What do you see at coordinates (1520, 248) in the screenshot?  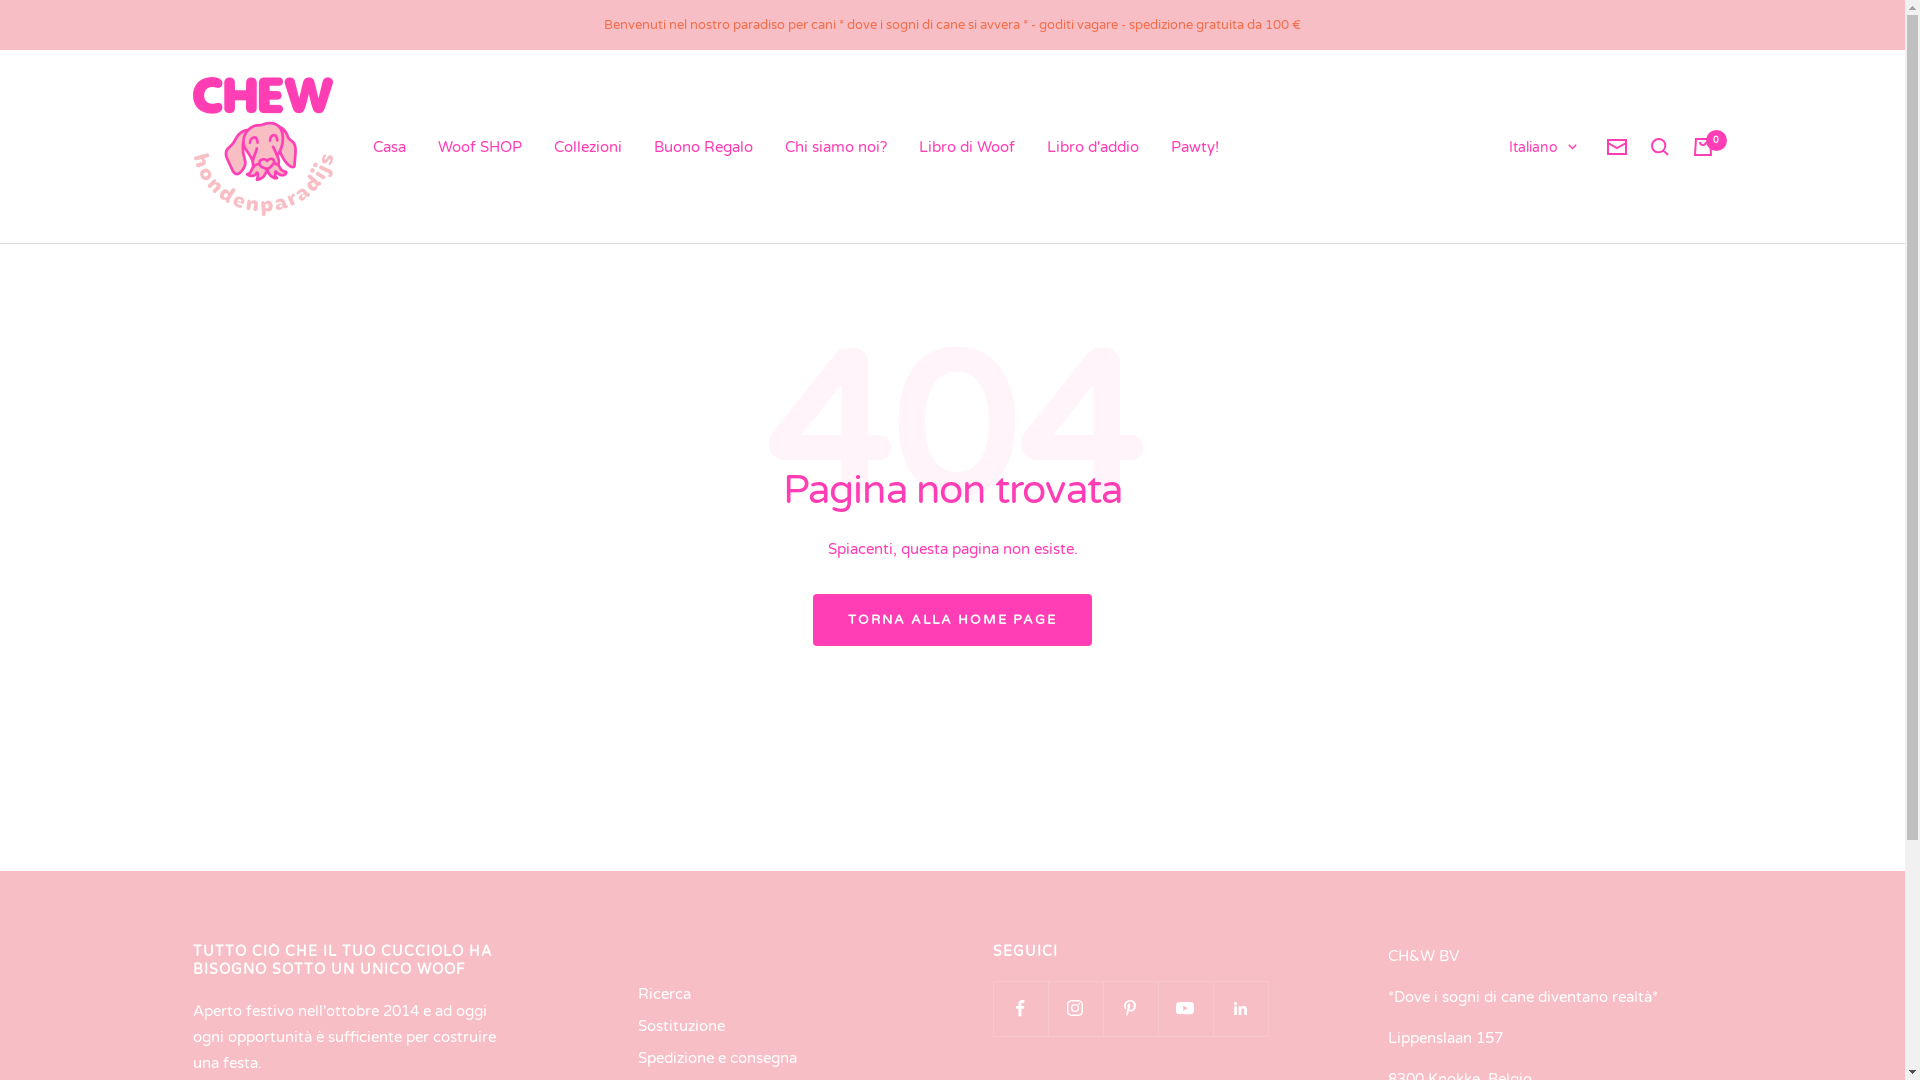 I see `'en'` at bounding box center [1520, 248].